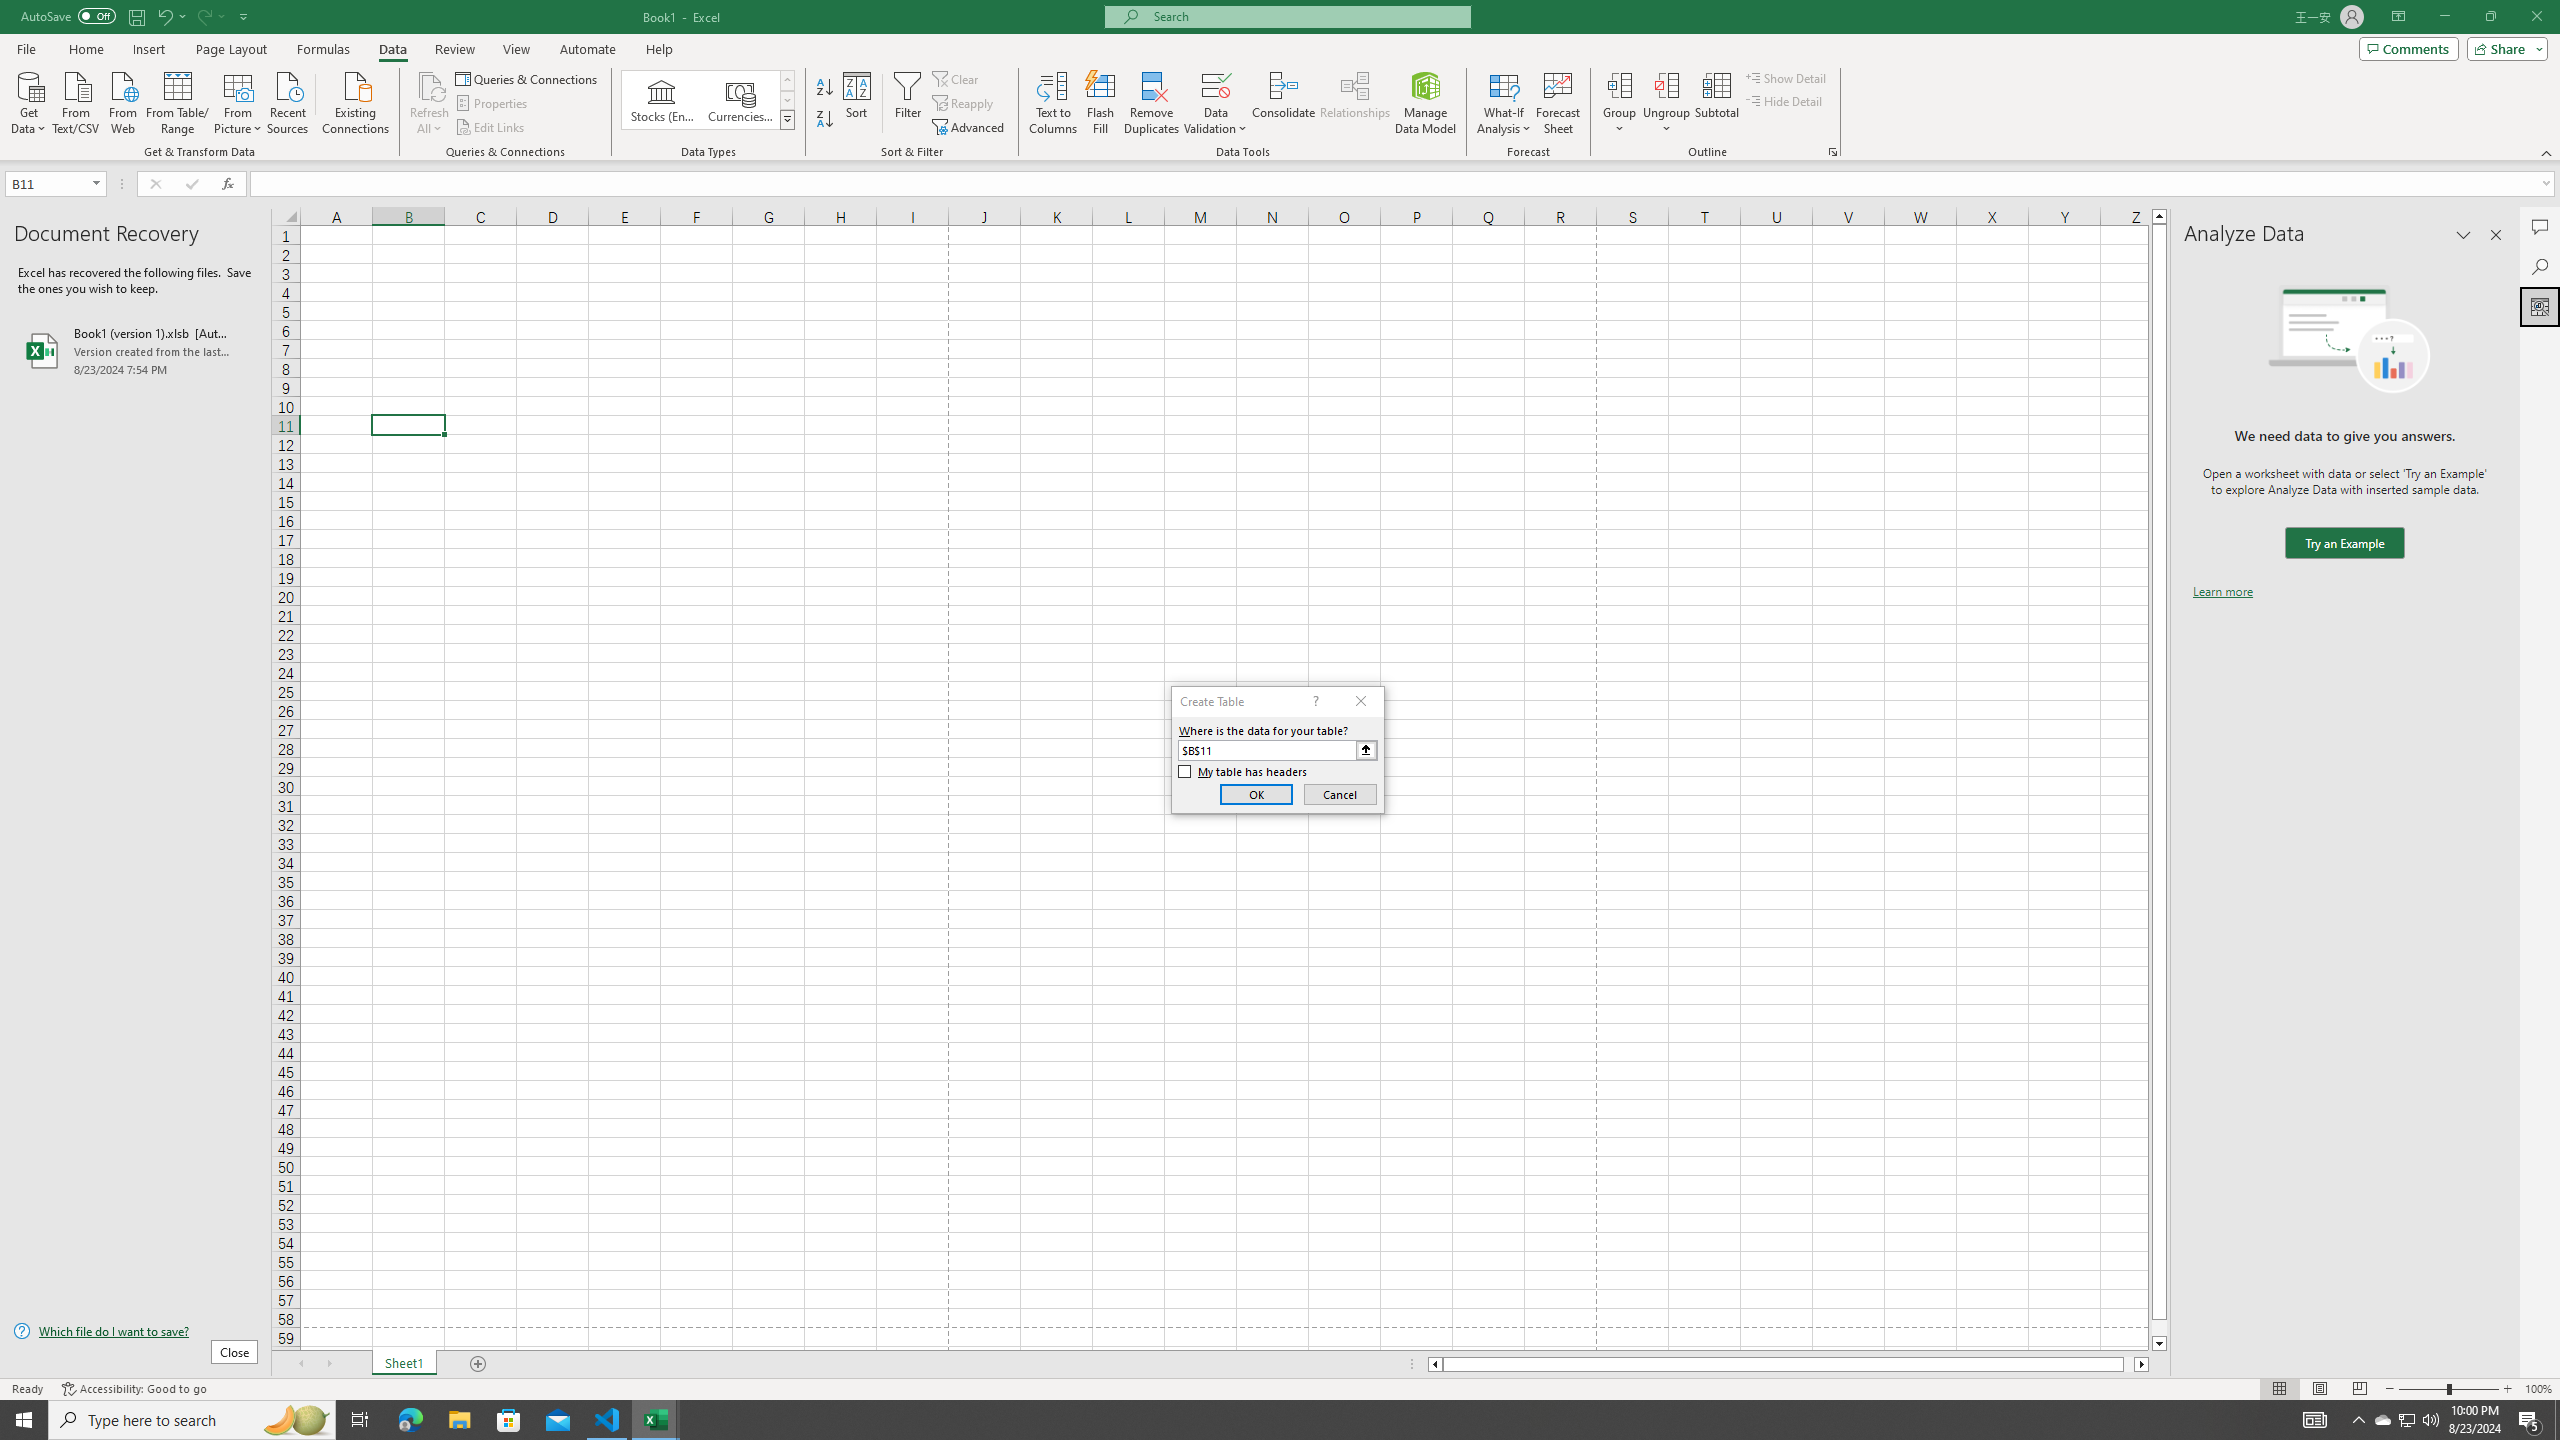 The width and height of the screenshot is (2560, 1440). What do you see at coordinates (325, 49) in the screenshot?
I see `'Formulas'` at bounding box center [325, 49].